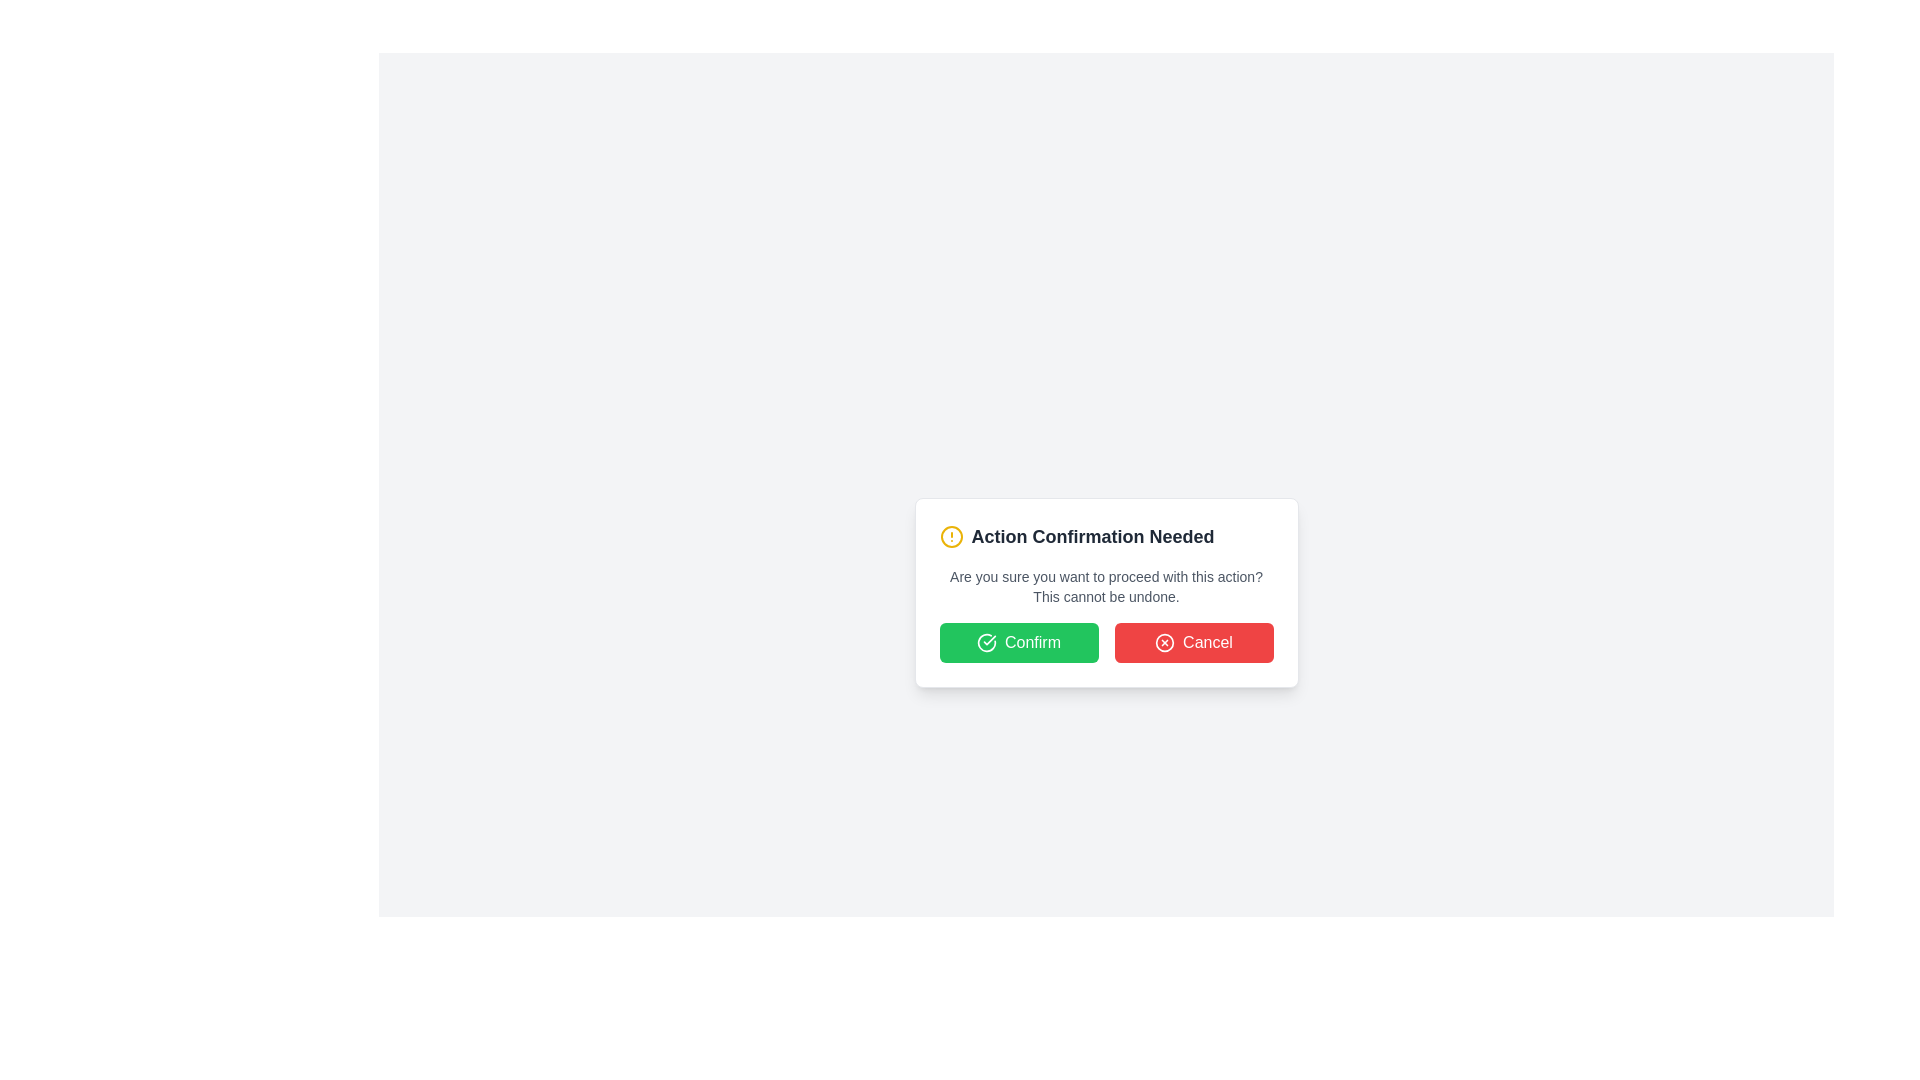 This screenshot has width=1920, height=1080. What do you see at coordinates (950, 535) in the screenshot?
I see `the SVG circle element within the alert icon located in the top-left corner of the dialog box titled 'Action Confirmation Needed'` at bounding box center [950, 535].